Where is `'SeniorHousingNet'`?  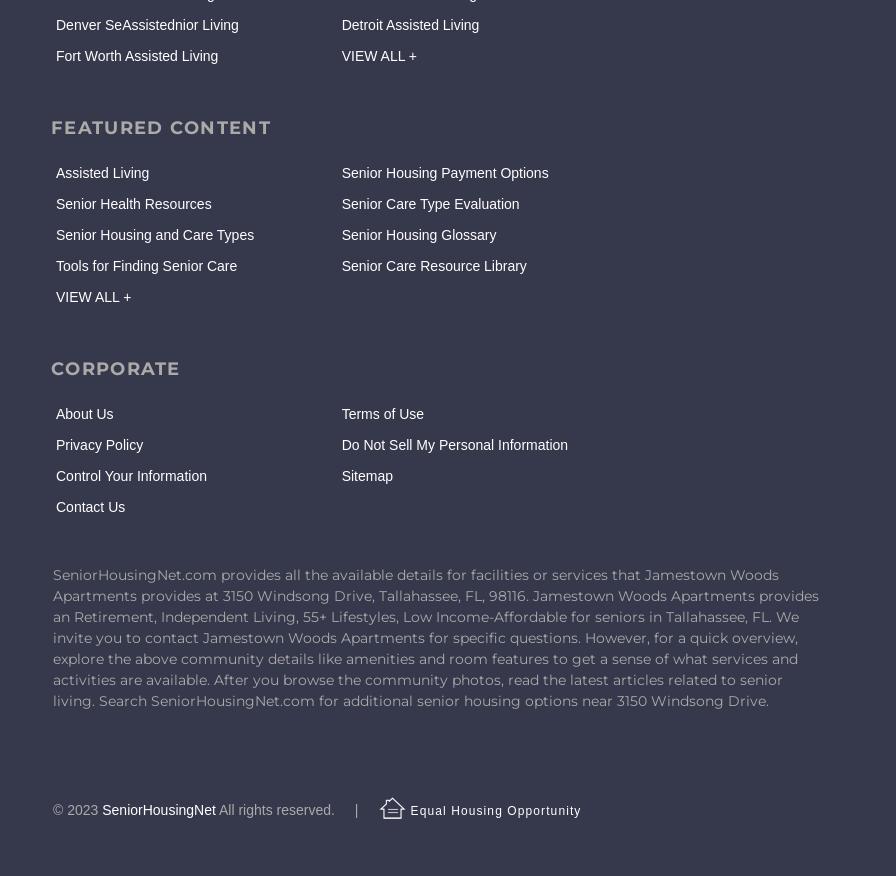 'SeniorHousingNet' is located at coordinates (158, 809).